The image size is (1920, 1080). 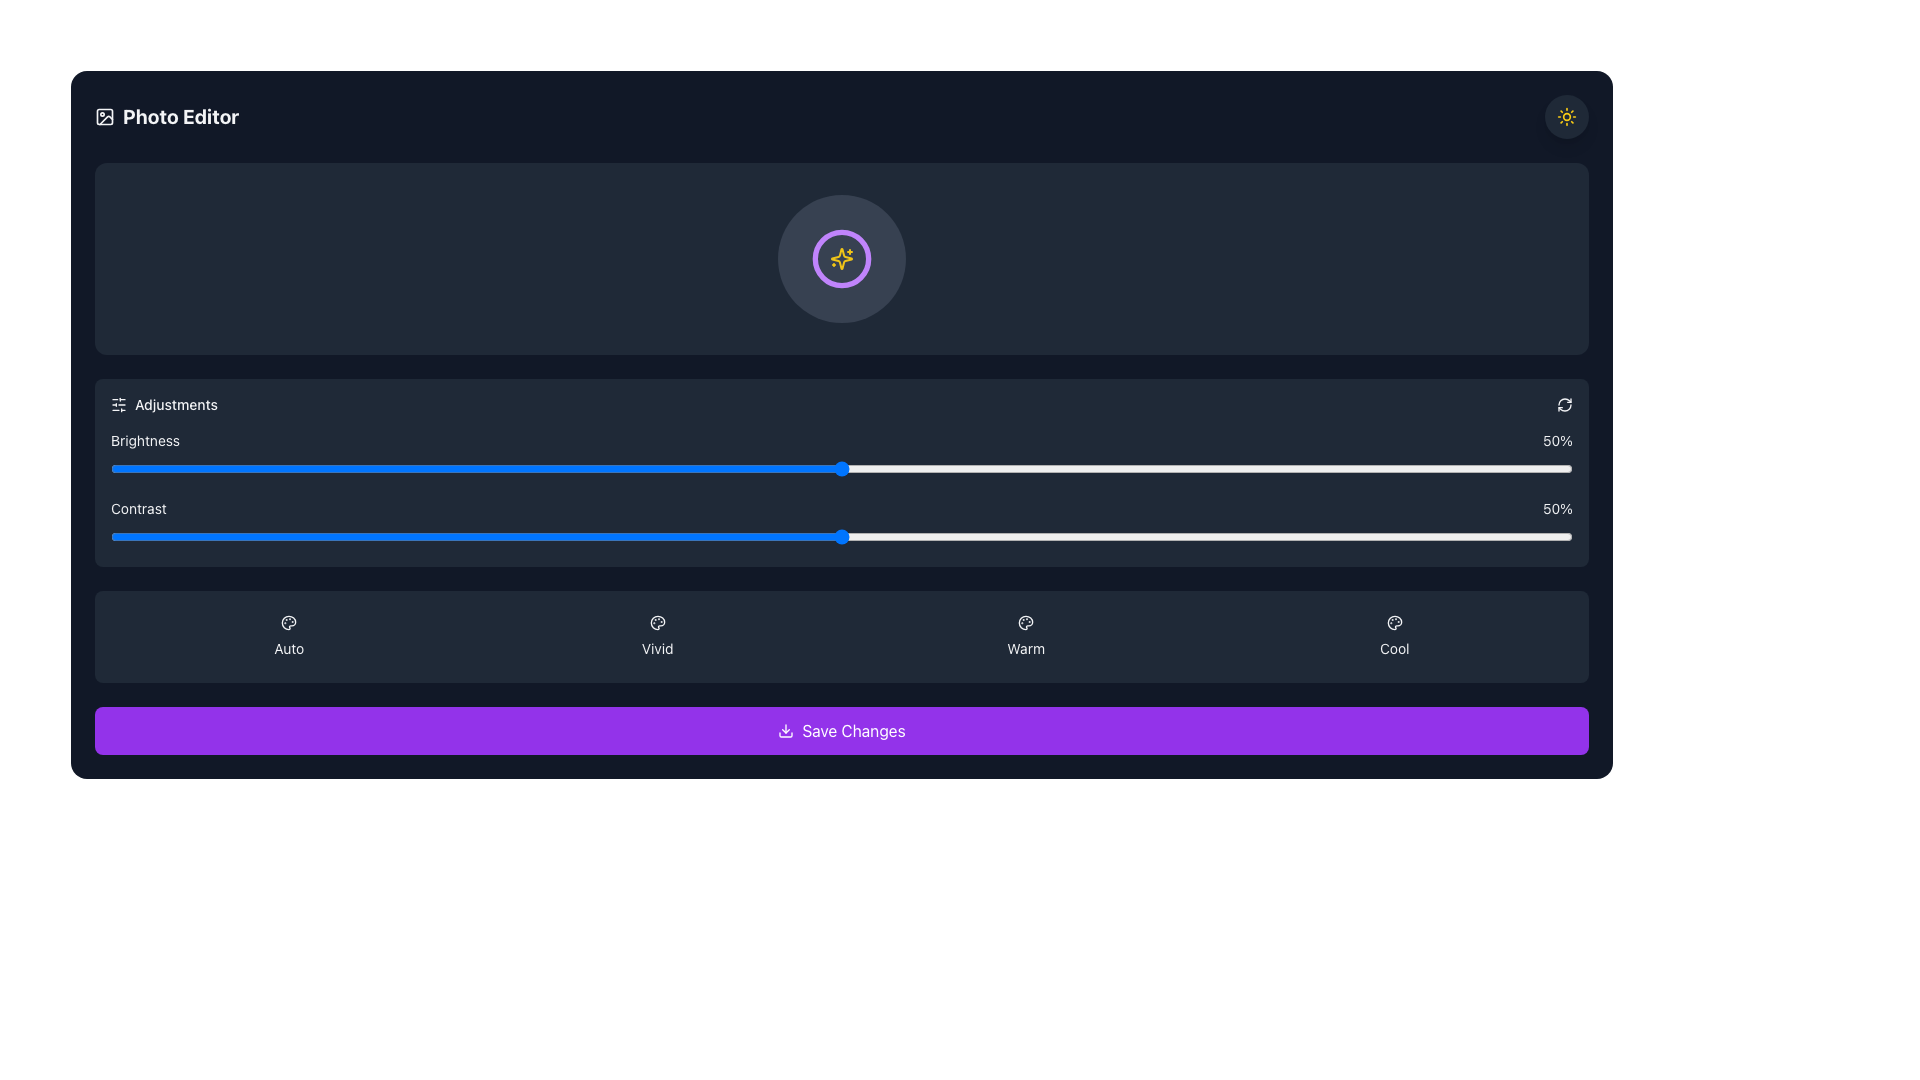 What do you see at coordinates (388, 469) in the screenshot?
I see `brightness` at bounding box center [388, 469].